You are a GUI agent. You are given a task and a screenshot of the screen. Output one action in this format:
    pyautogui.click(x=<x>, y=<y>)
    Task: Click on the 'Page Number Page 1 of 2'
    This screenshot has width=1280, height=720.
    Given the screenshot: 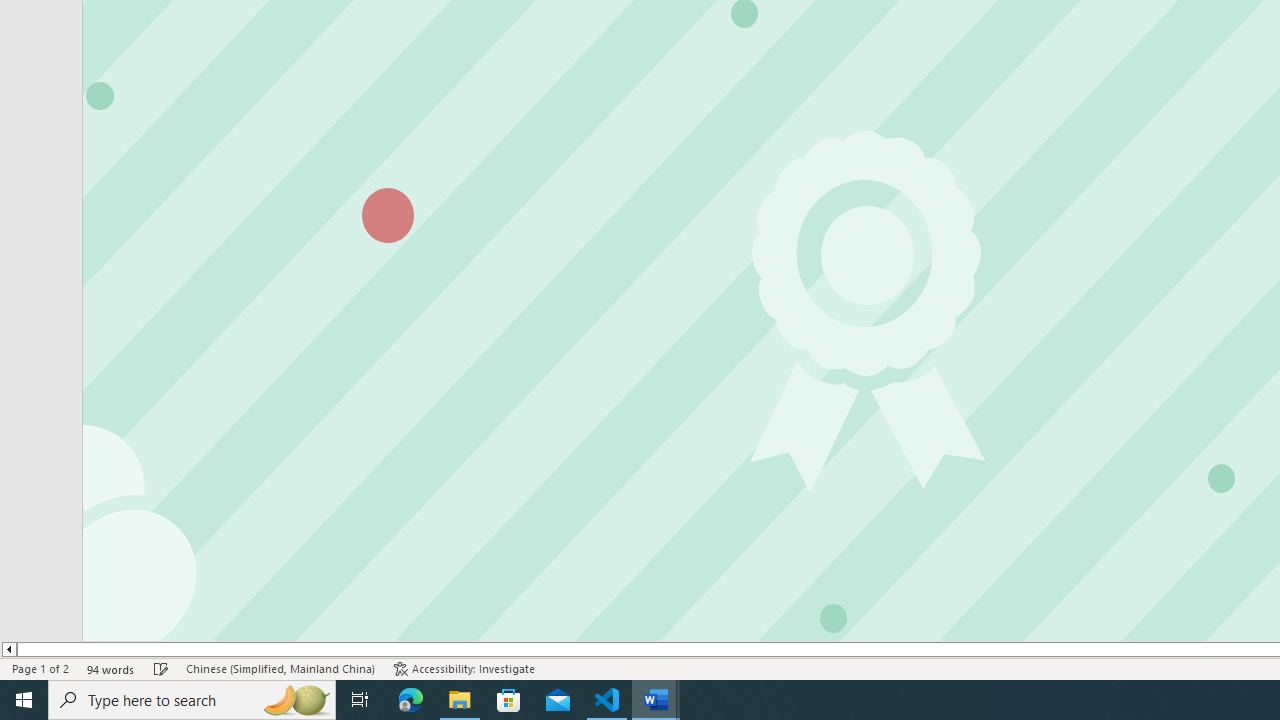 What is the action you would take?
    pyautogui.click(x=40, y=669)
    